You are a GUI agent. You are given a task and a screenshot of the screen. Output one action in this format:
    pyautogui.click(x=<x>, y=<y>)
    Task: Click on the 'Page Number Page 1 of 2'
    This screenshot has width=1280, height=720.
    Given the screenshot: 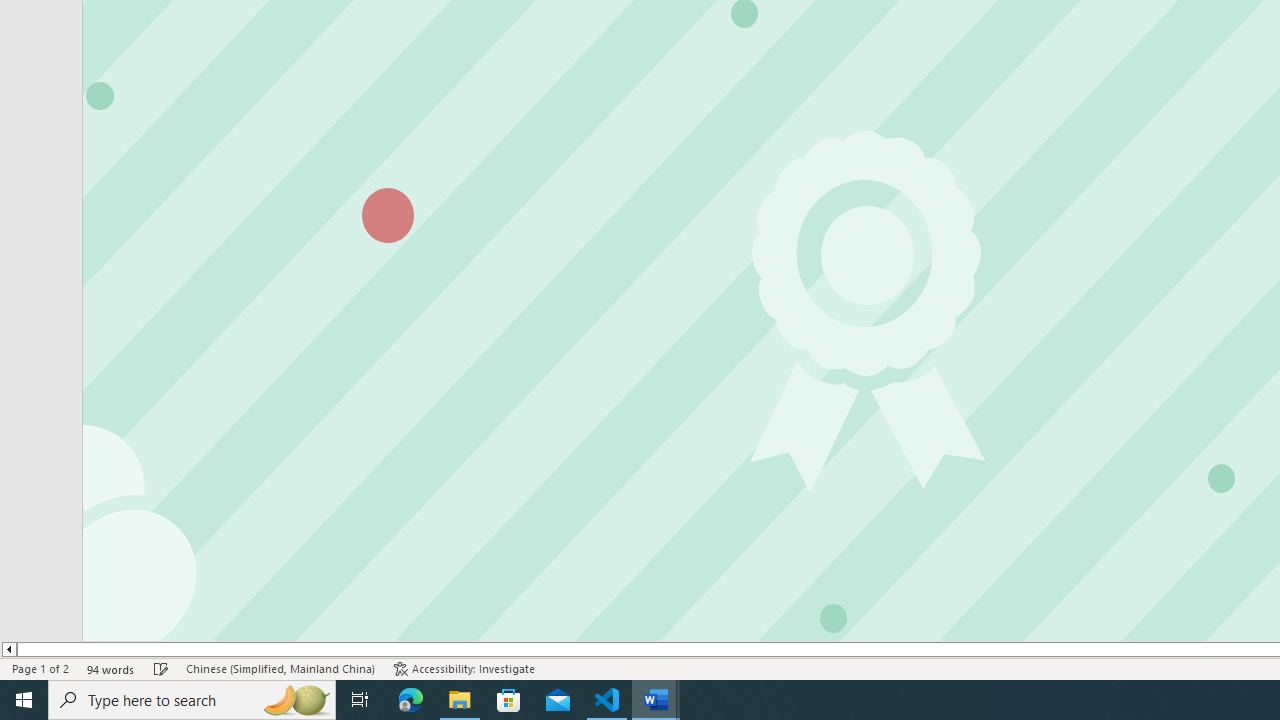 What is the action you would take?
    pyautogui.click(x=40, y=669)
    